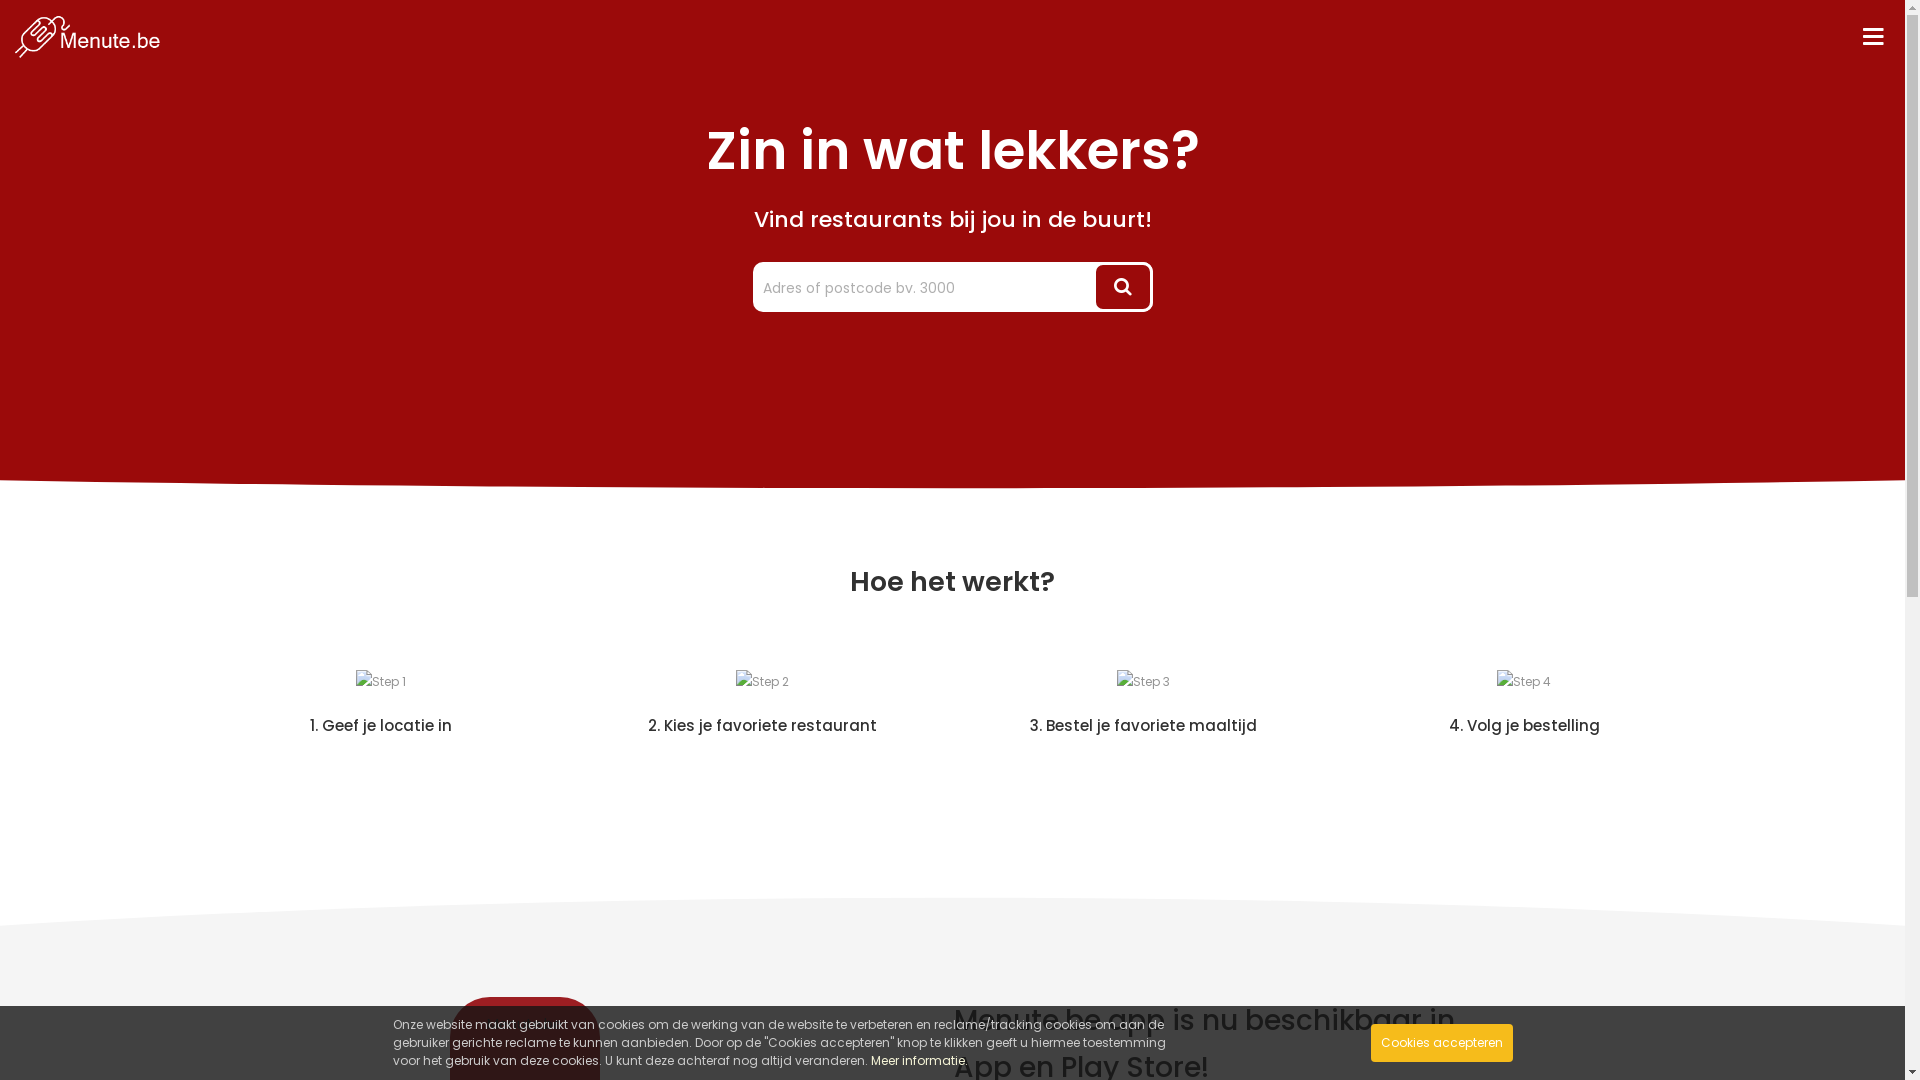  I want to click on 'Step 4', so click(1522, 681).